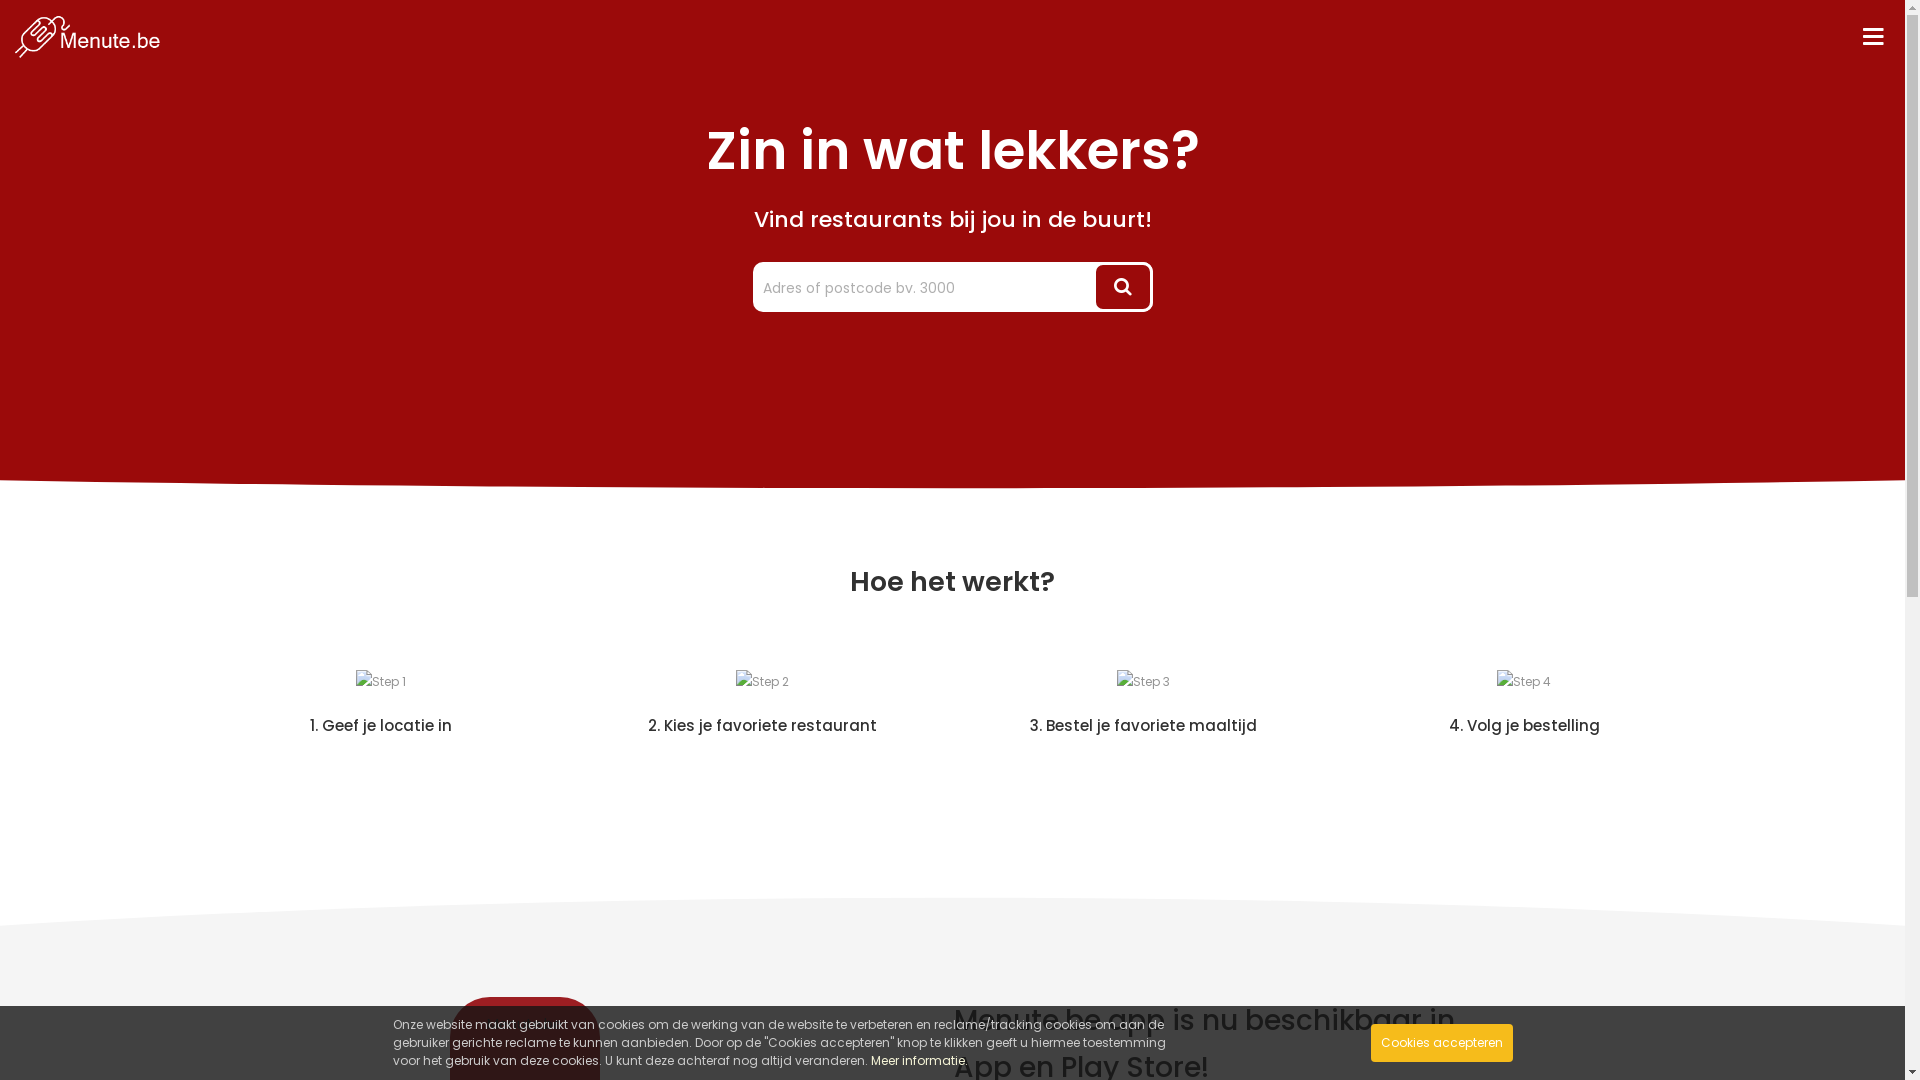  I want to click on 'Step 4', so click(1522, 681).